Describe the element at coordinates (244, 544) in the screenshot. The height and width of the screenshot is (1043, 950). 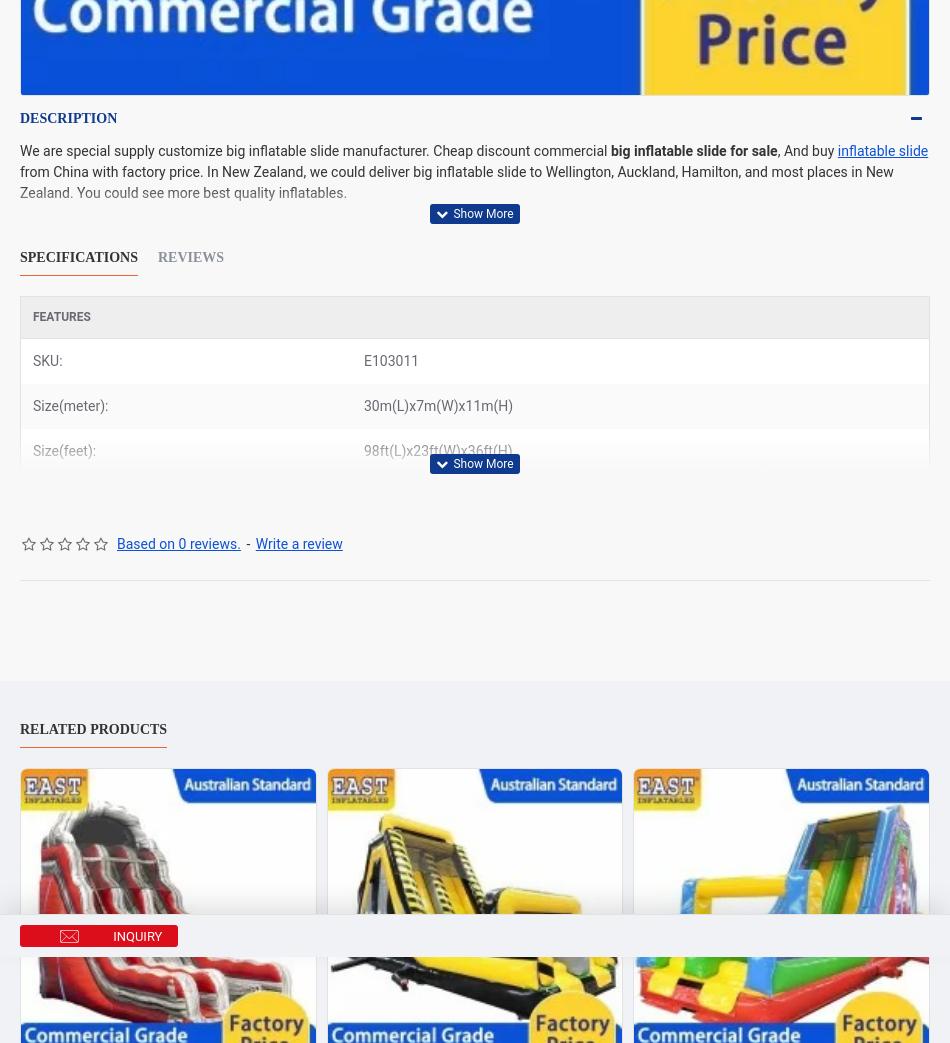
I see `'-'` at that location.